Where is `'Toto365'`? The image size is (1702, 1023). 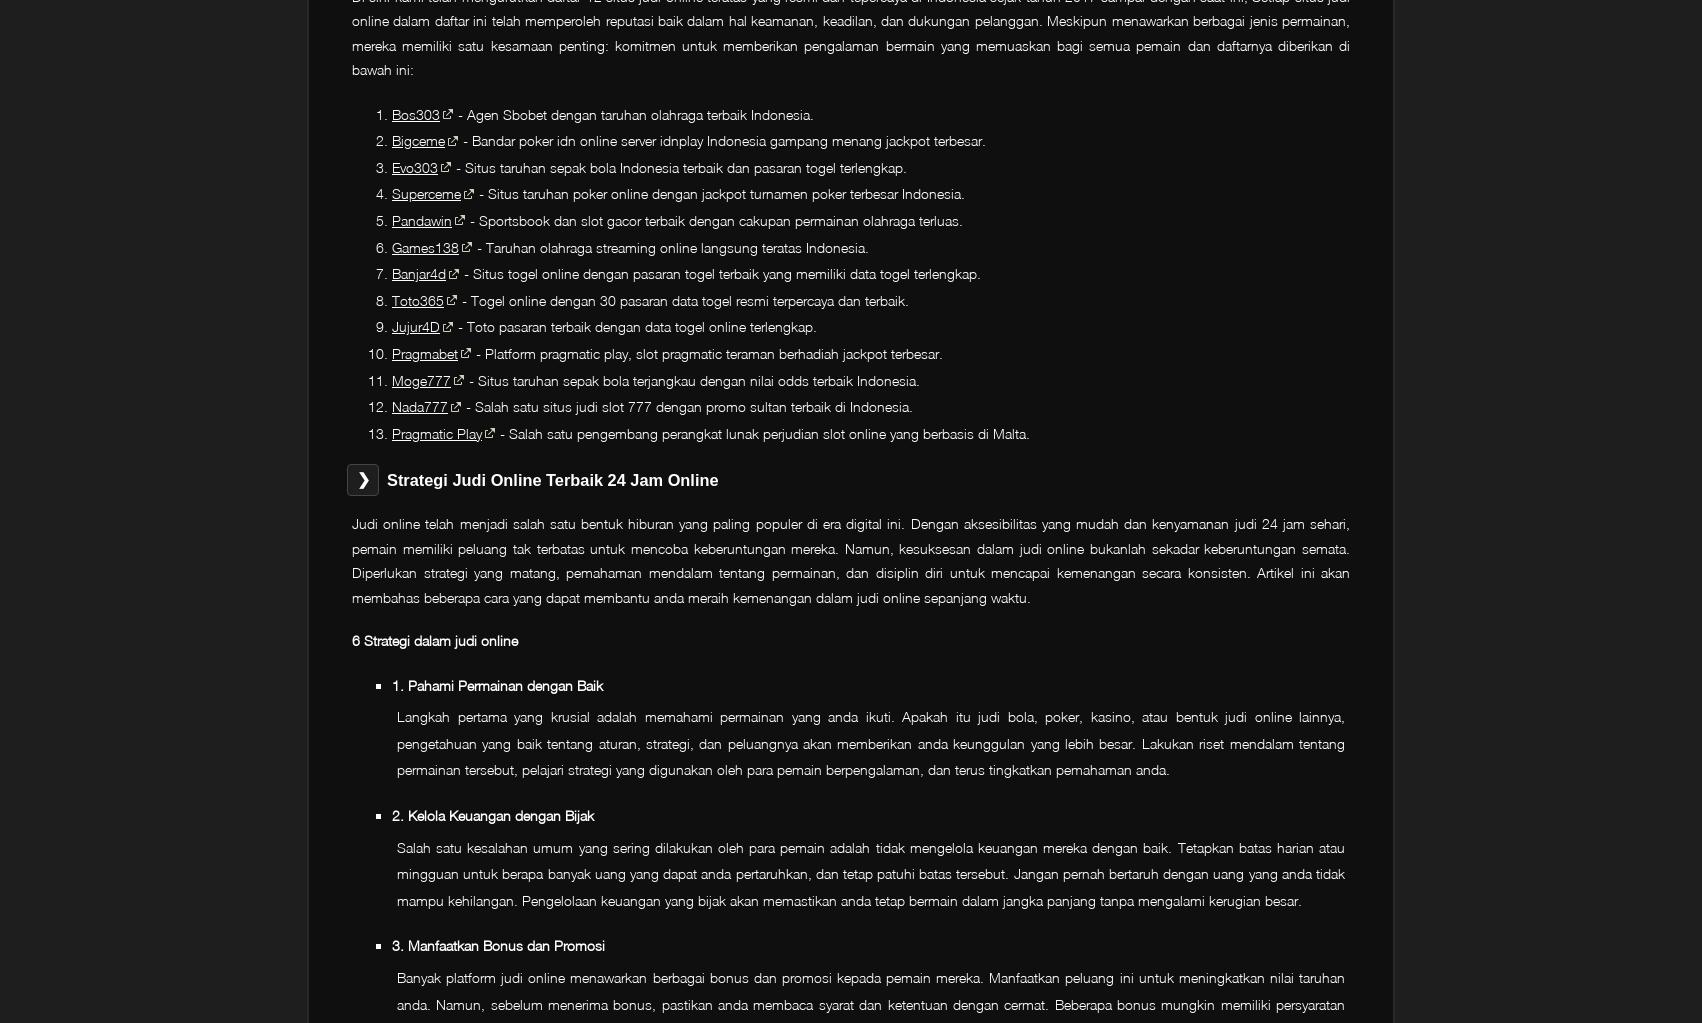 'Toto365' is located at coordinates (391, 298).